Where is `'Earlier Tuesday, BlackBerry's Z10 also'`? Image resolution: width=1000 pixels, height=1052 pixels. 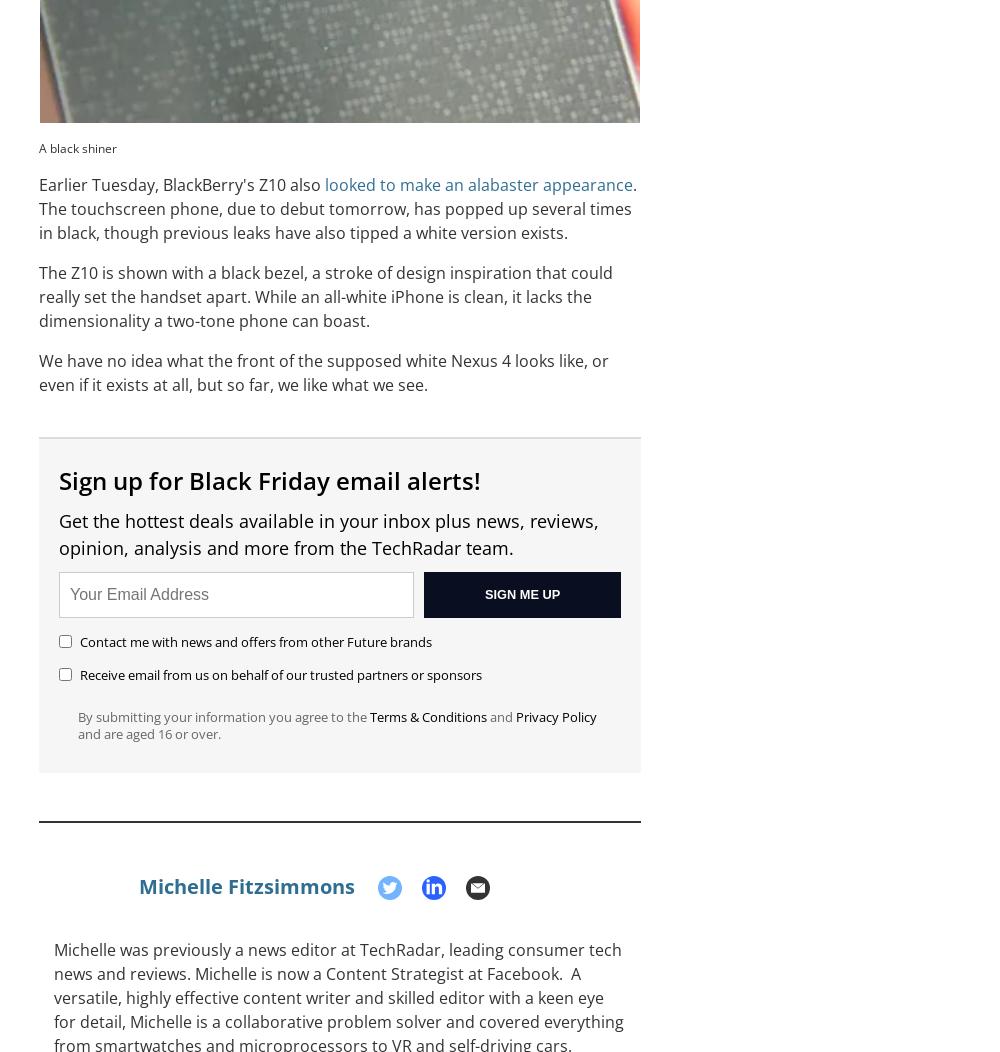
'Earlier Tuesday, BlackBerry's Z10 also' is located at coordinates (39, 185).